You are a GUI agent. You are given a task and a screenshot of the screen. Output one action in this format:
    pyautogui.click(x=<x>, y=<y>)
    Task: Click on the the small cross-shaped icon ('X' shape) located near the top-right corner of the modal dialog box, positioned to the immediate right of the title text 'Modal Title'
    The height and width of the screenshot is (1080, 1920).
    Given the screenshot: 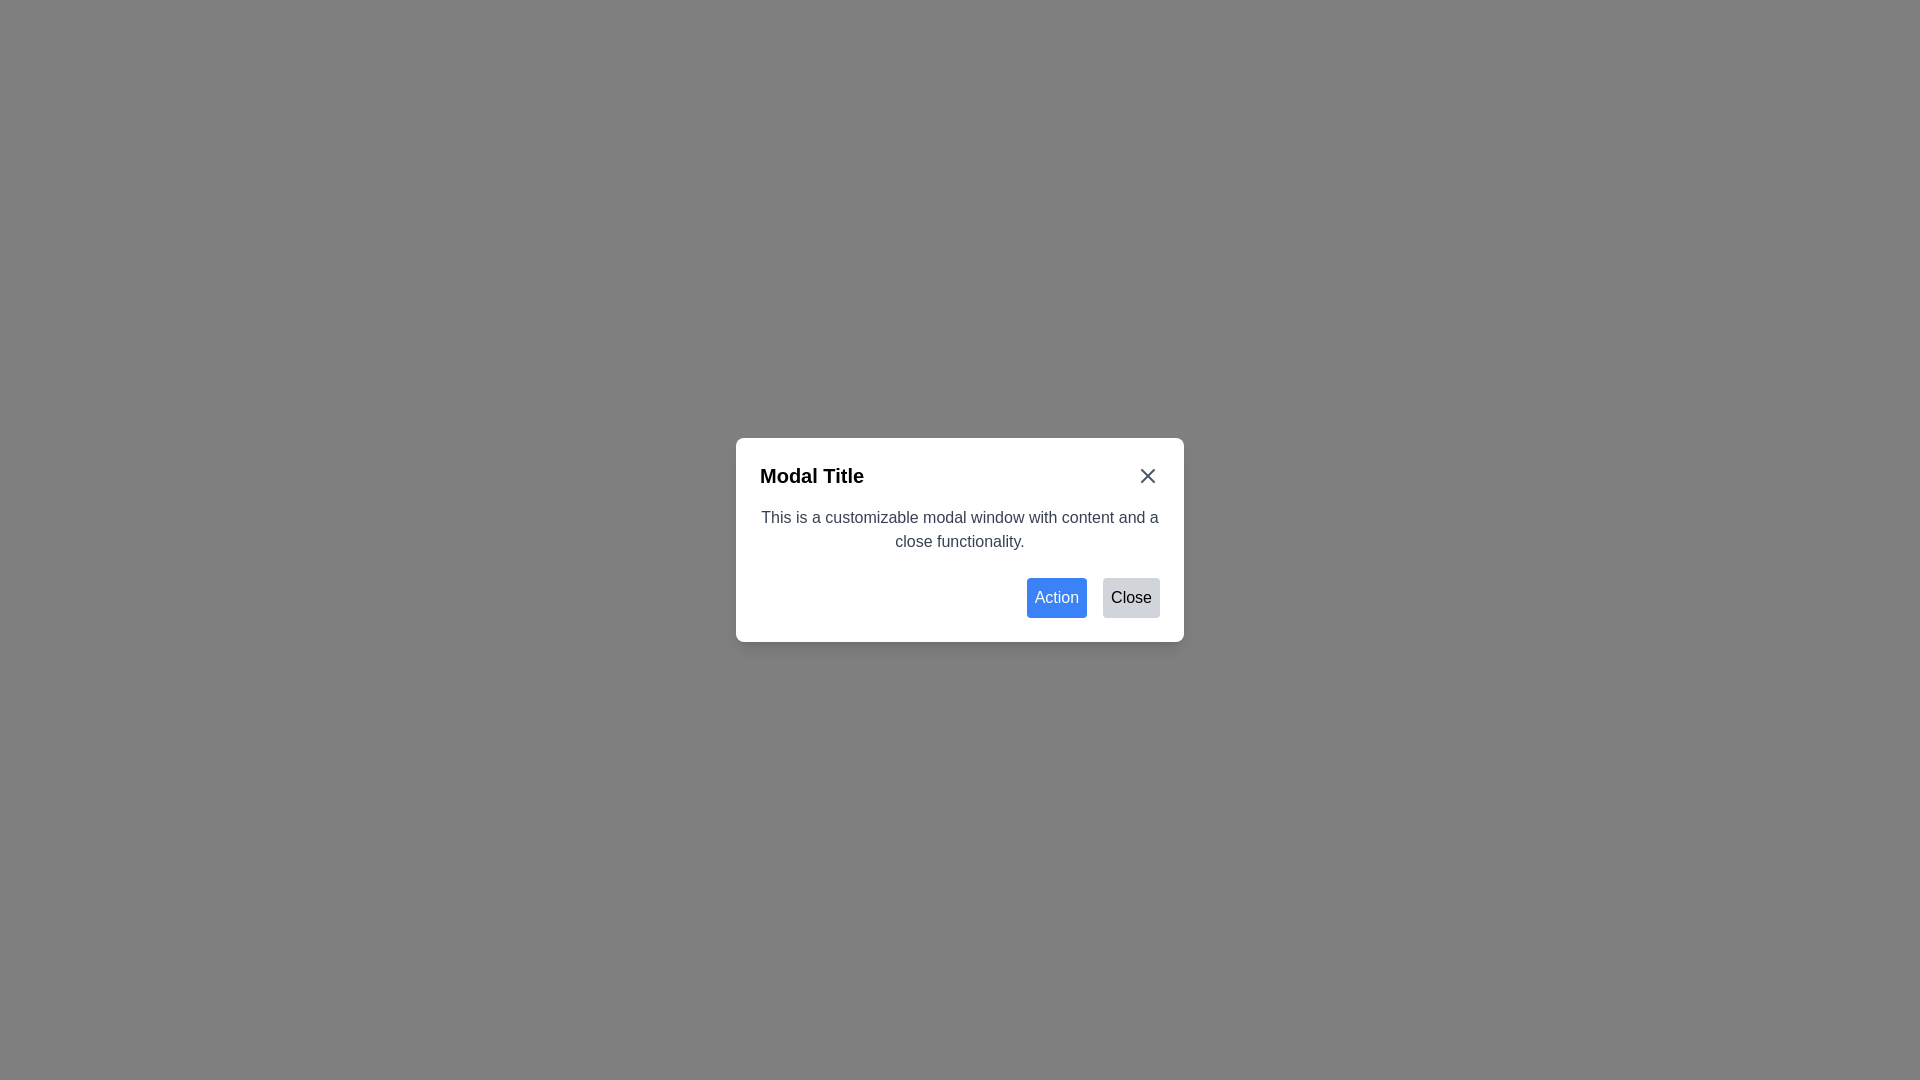 What is the action you would take?
    pyautogui.click(x=1147, y=475)
    